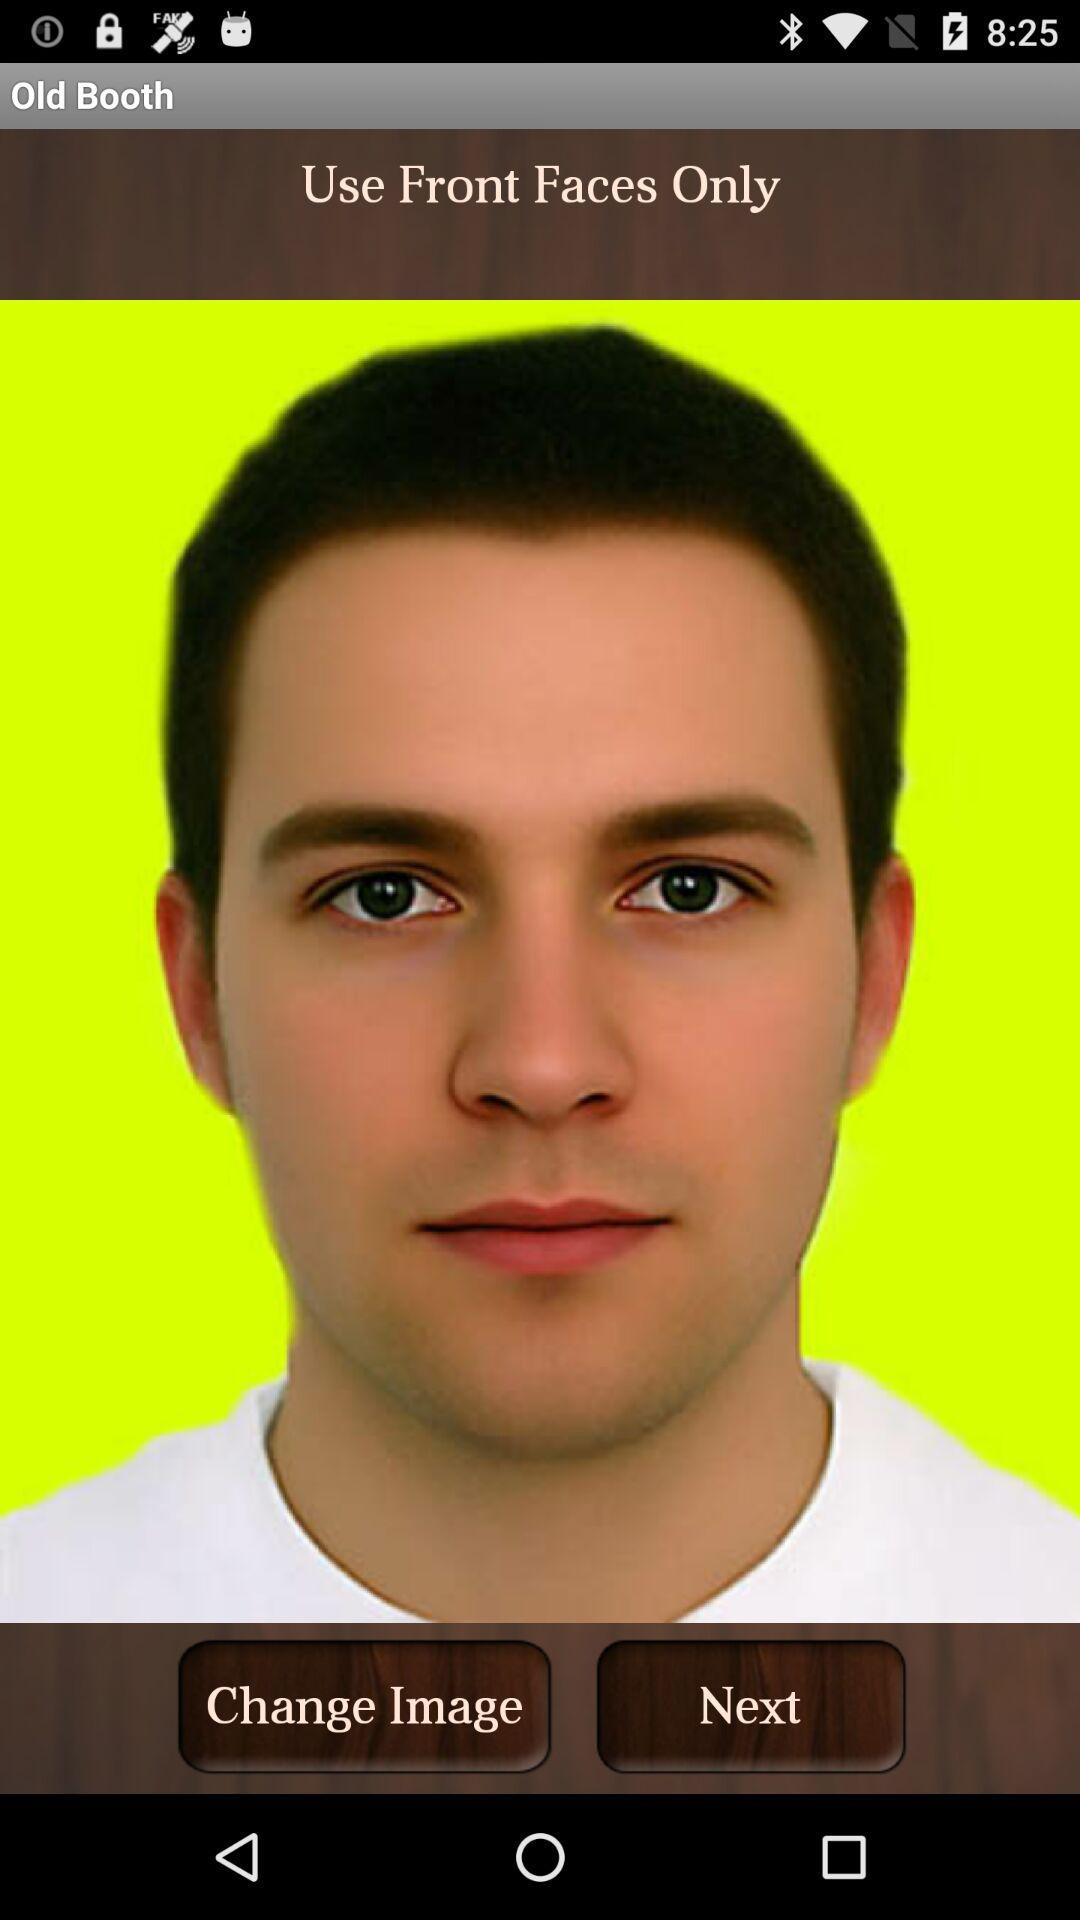 The image size is (1080, 1920). What do you see at coordinates (364, 1705) in the screenshot?
I see `button next to next button` at bounding box center [364, 1705].